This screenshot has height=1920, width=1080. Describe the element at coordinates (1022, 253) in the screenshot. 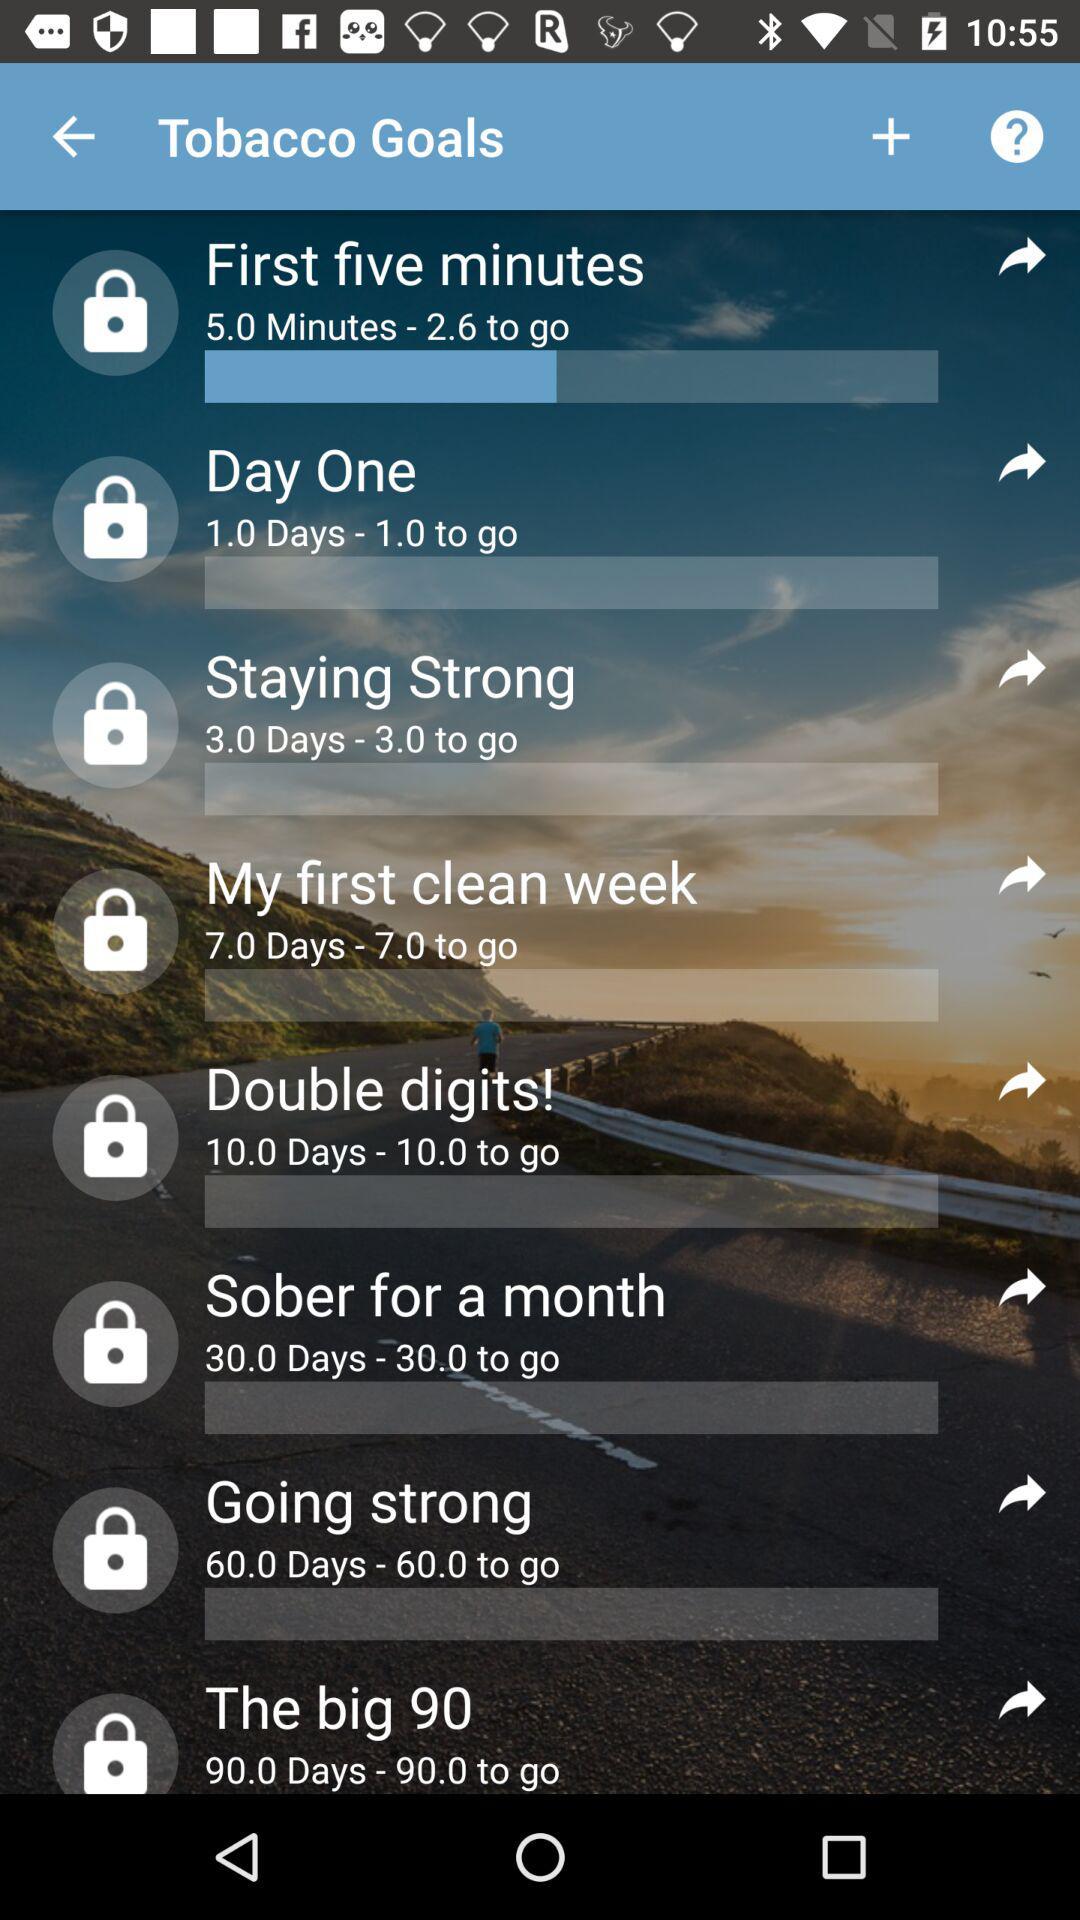

I see `share goal` at that location.